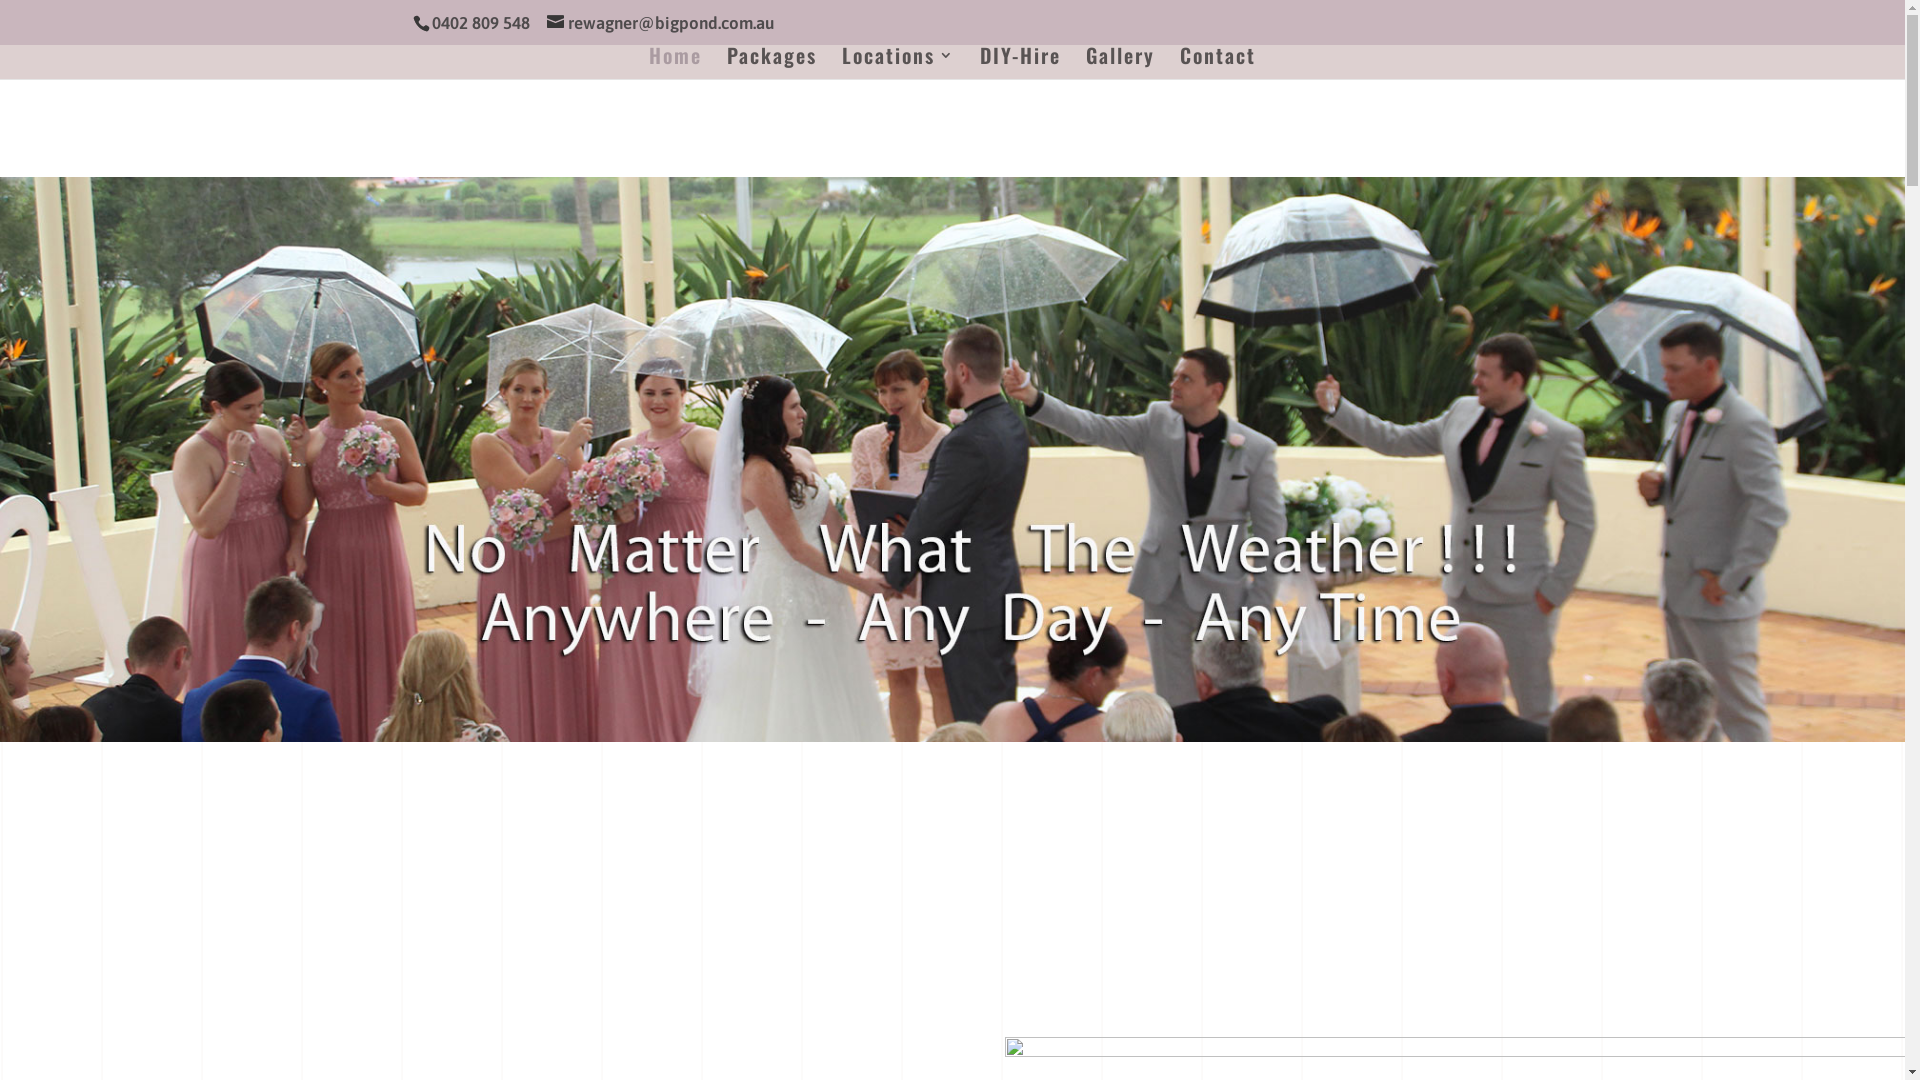 This screenshot has height=1080, width=1920. I want to click on 'Contact', so click(1217, 62).